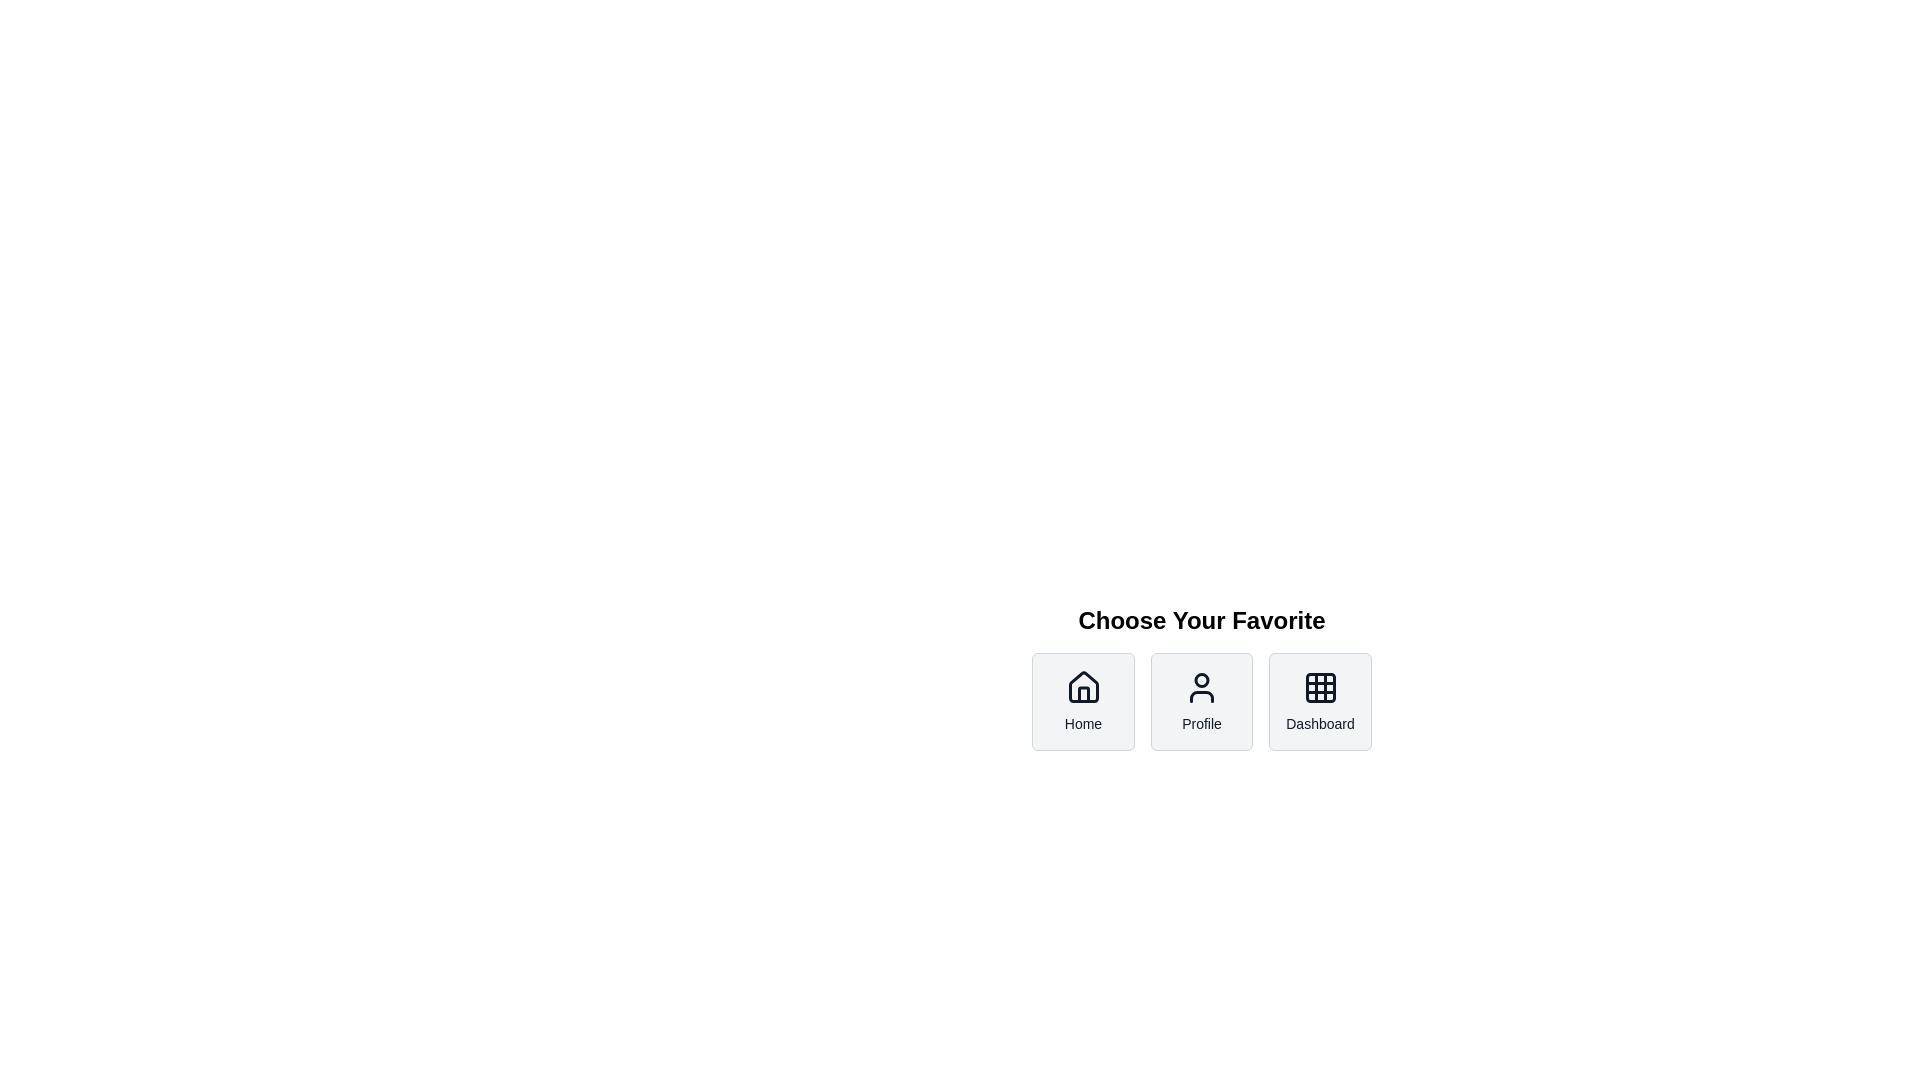 The image size is (1920, 1080). Describe the element at coordinates (1200, 679) in the screenshot. I see `the circular graphical icon component representing the head in the 'Profile' icon, which is the second option from the left in a horizontal arrangement of three buttons below the text 'Choose Your Favorite.'` at that location.